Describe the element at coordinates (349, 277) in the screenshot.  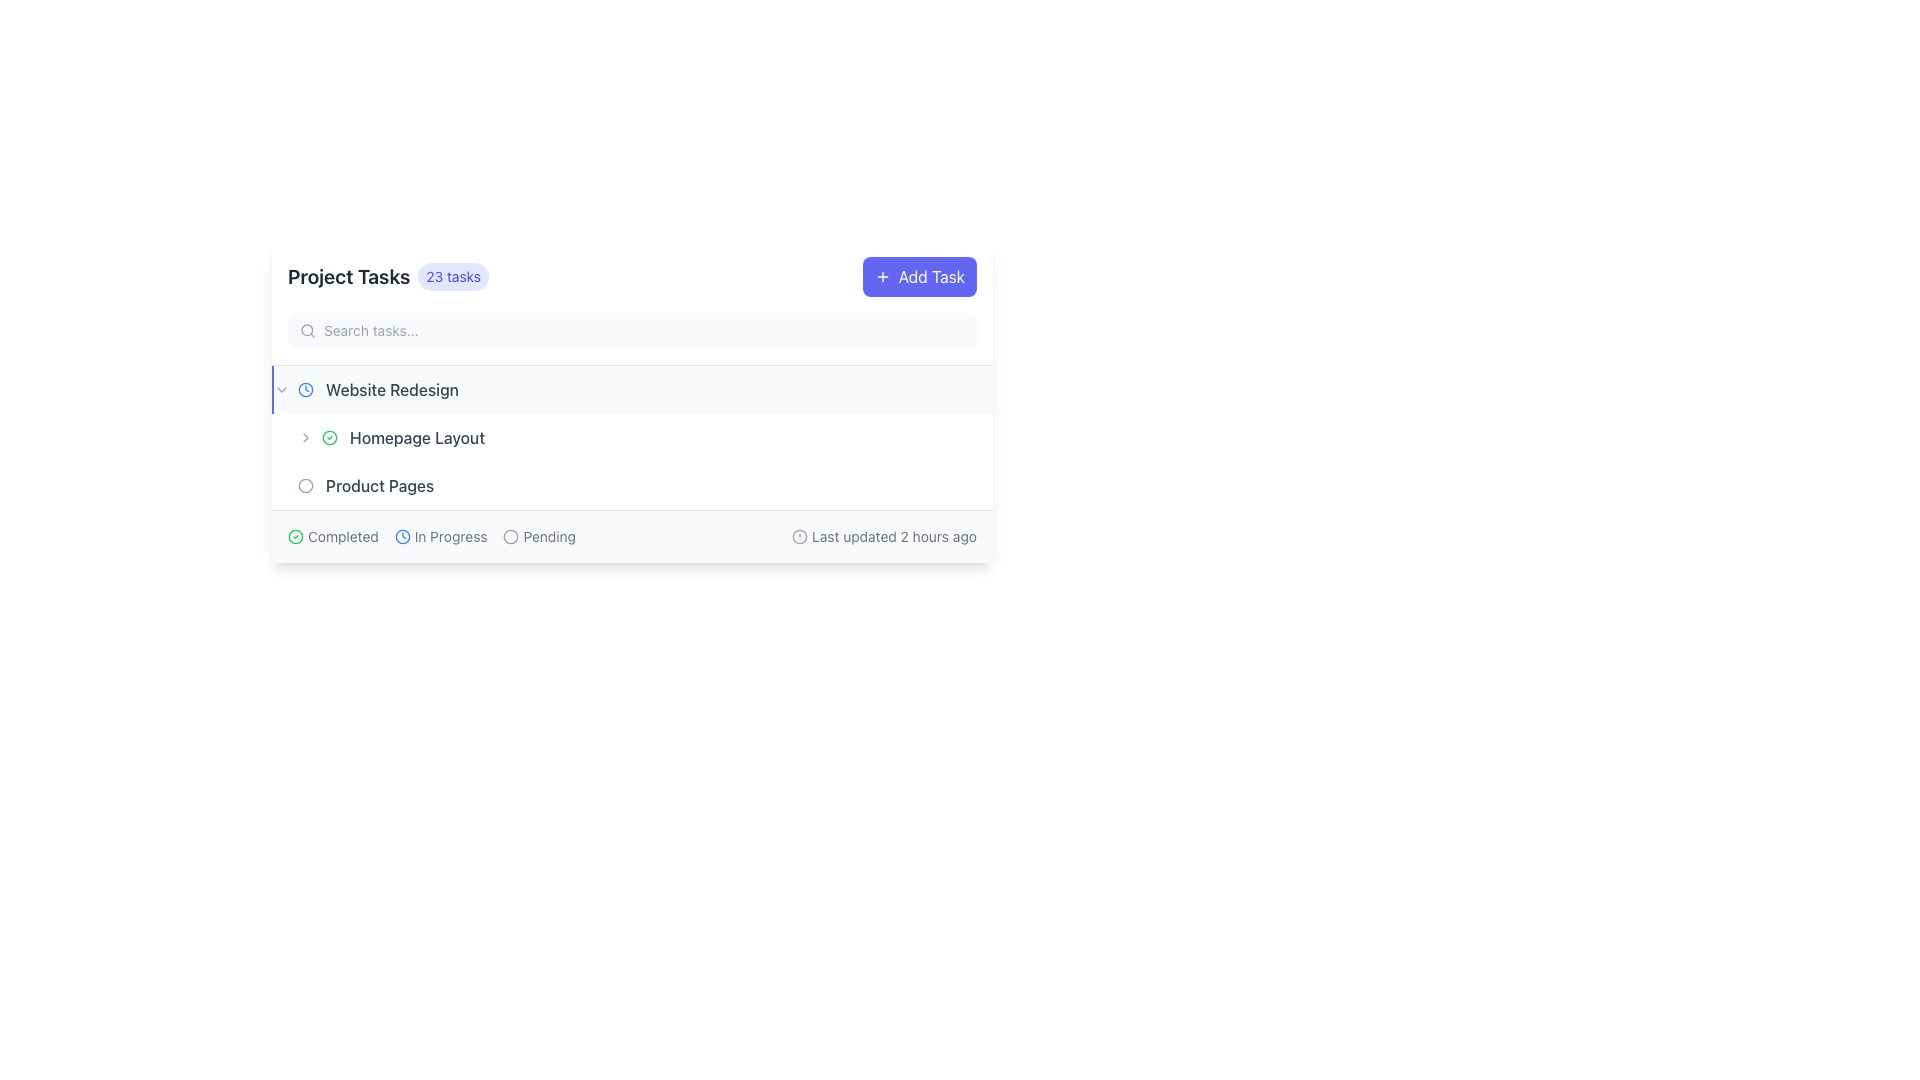
I see `the text label indicating 'Project Tasks', which serves as a section header for the tasks below` at that location.